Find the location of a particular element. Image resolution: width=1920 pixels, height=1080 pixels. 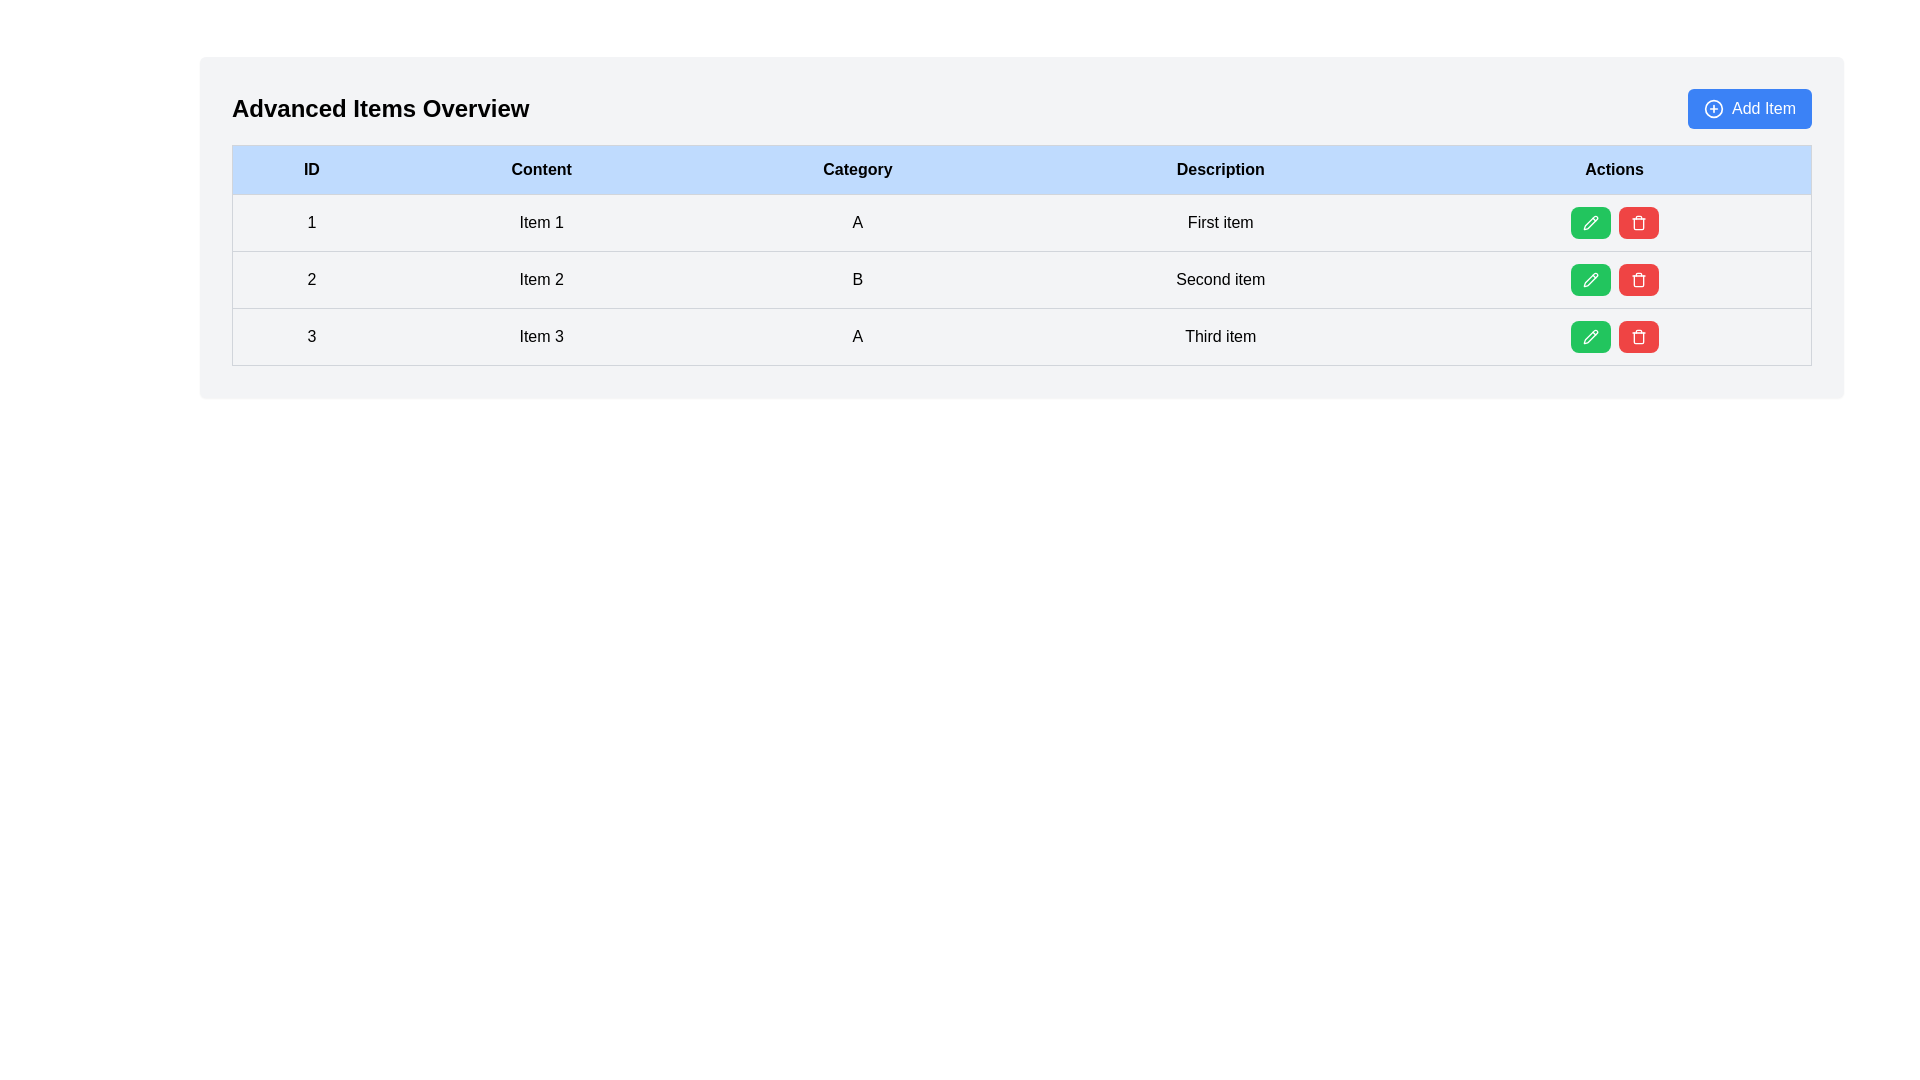

the text label containing the numeral '2' in the first cell of the second row under the 'ID' column of the table for detailed accessibility description is located at coordinates (310, 280).